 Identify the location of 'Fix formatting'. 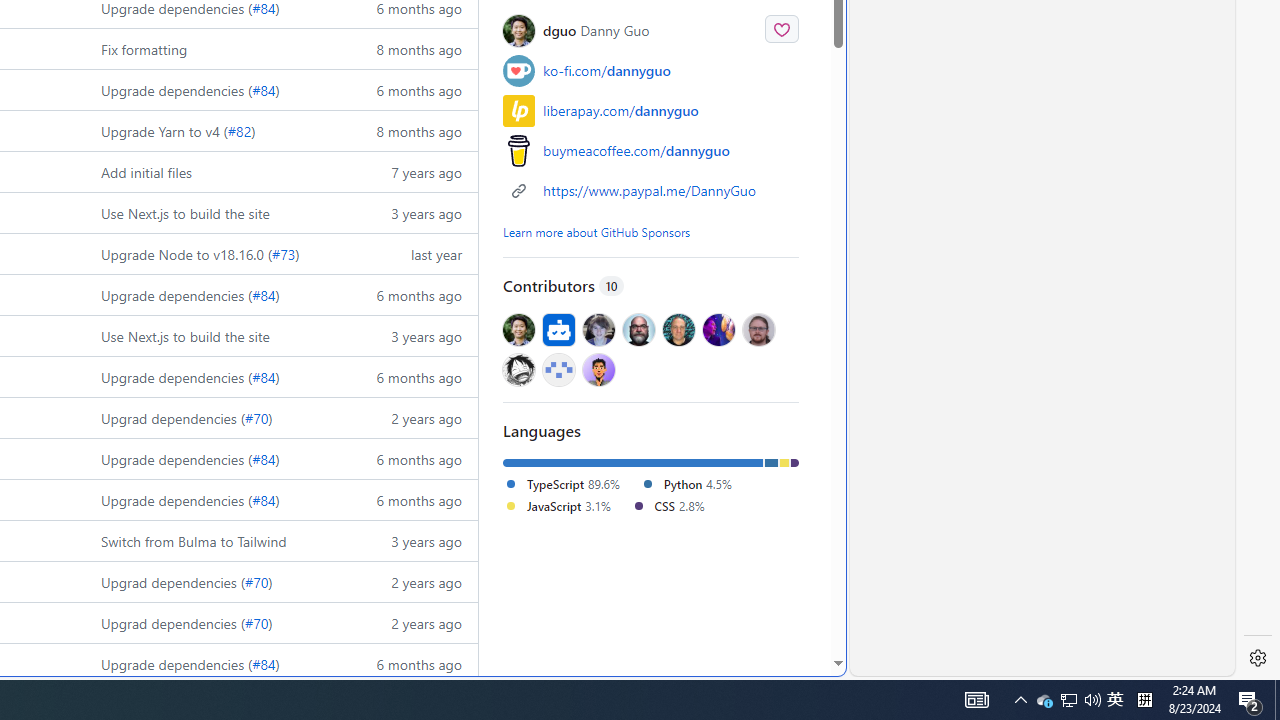
(143, 47).